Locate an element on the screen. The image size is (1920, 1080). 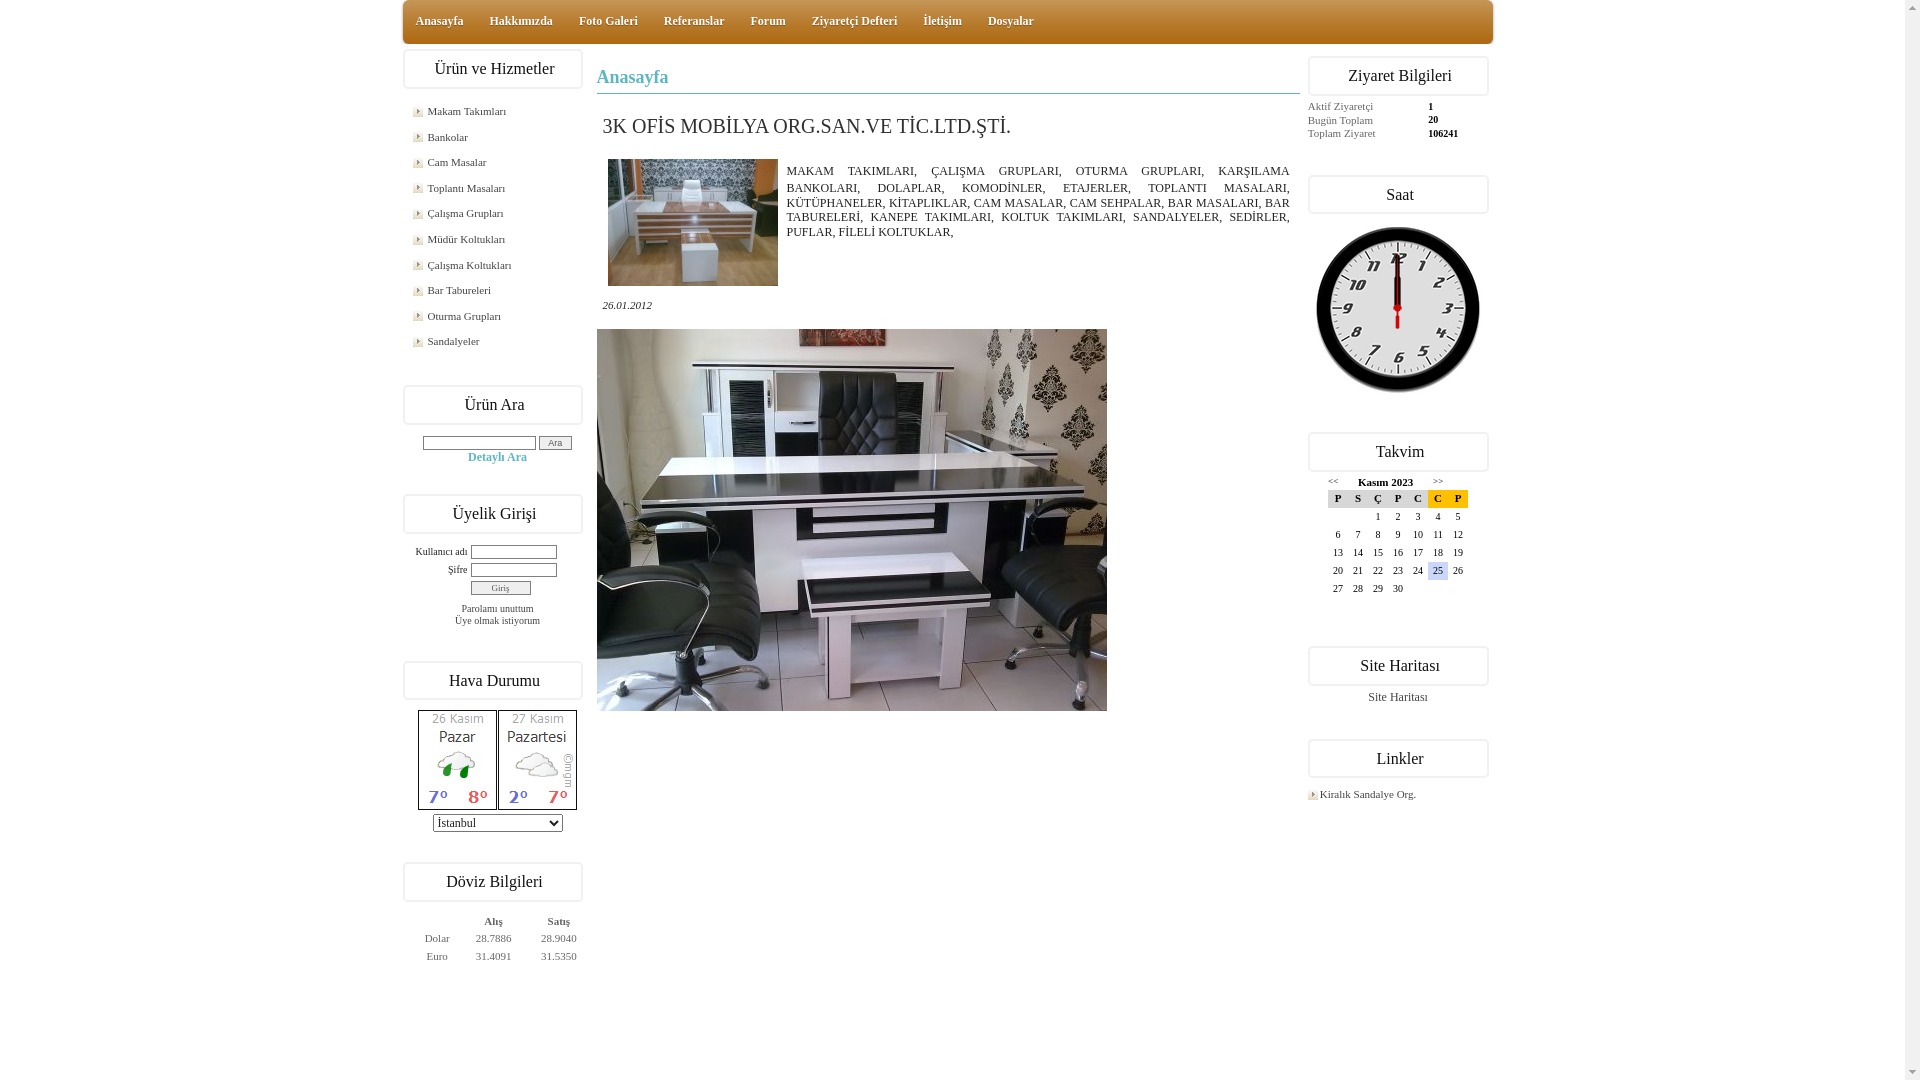
'Cam Masalar' is located at coordinates (497, 161).